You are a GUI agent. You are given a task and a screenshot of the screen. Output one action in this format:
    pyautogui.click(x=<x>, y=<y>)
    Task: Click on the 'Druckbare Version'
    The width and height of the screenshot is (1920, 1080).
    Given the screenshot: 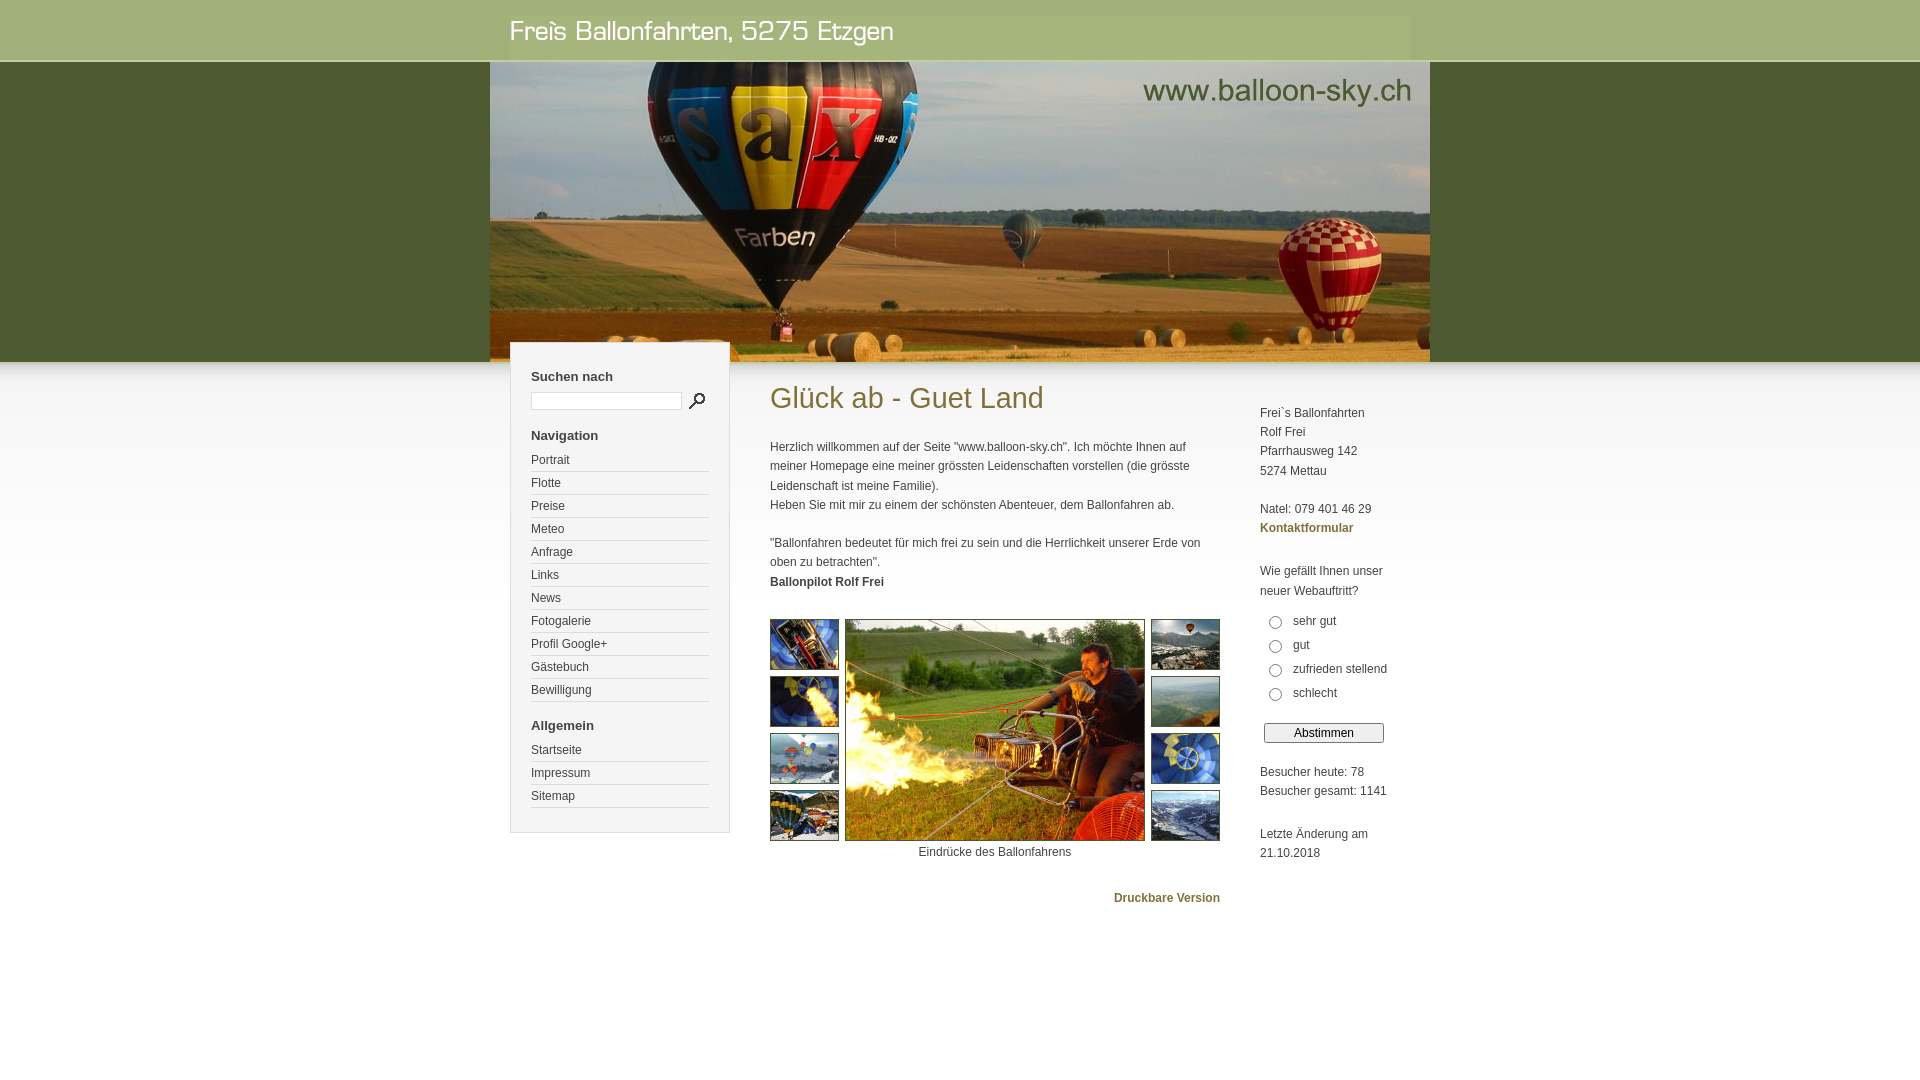 What is the action you would take?
    pyautogui.click(x=1166, y=897)
    